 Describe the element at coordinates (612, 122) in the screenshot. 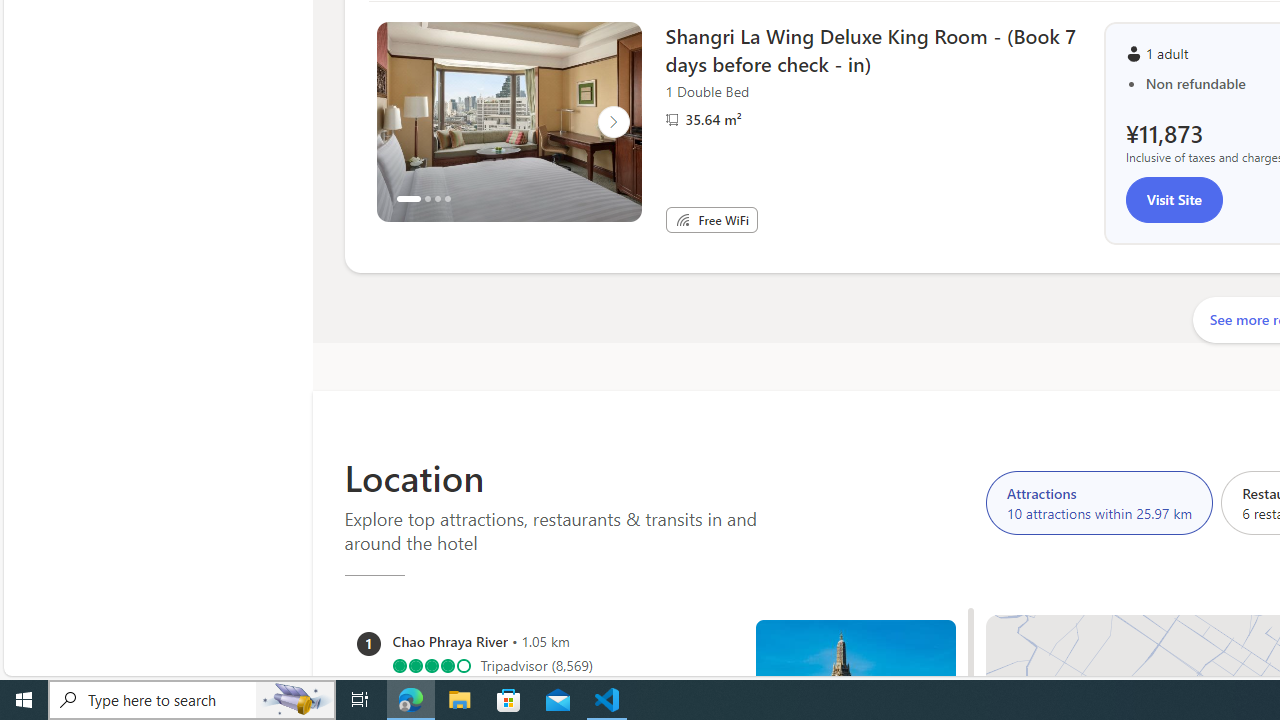

I see `'Click to scroll right'` at that location.